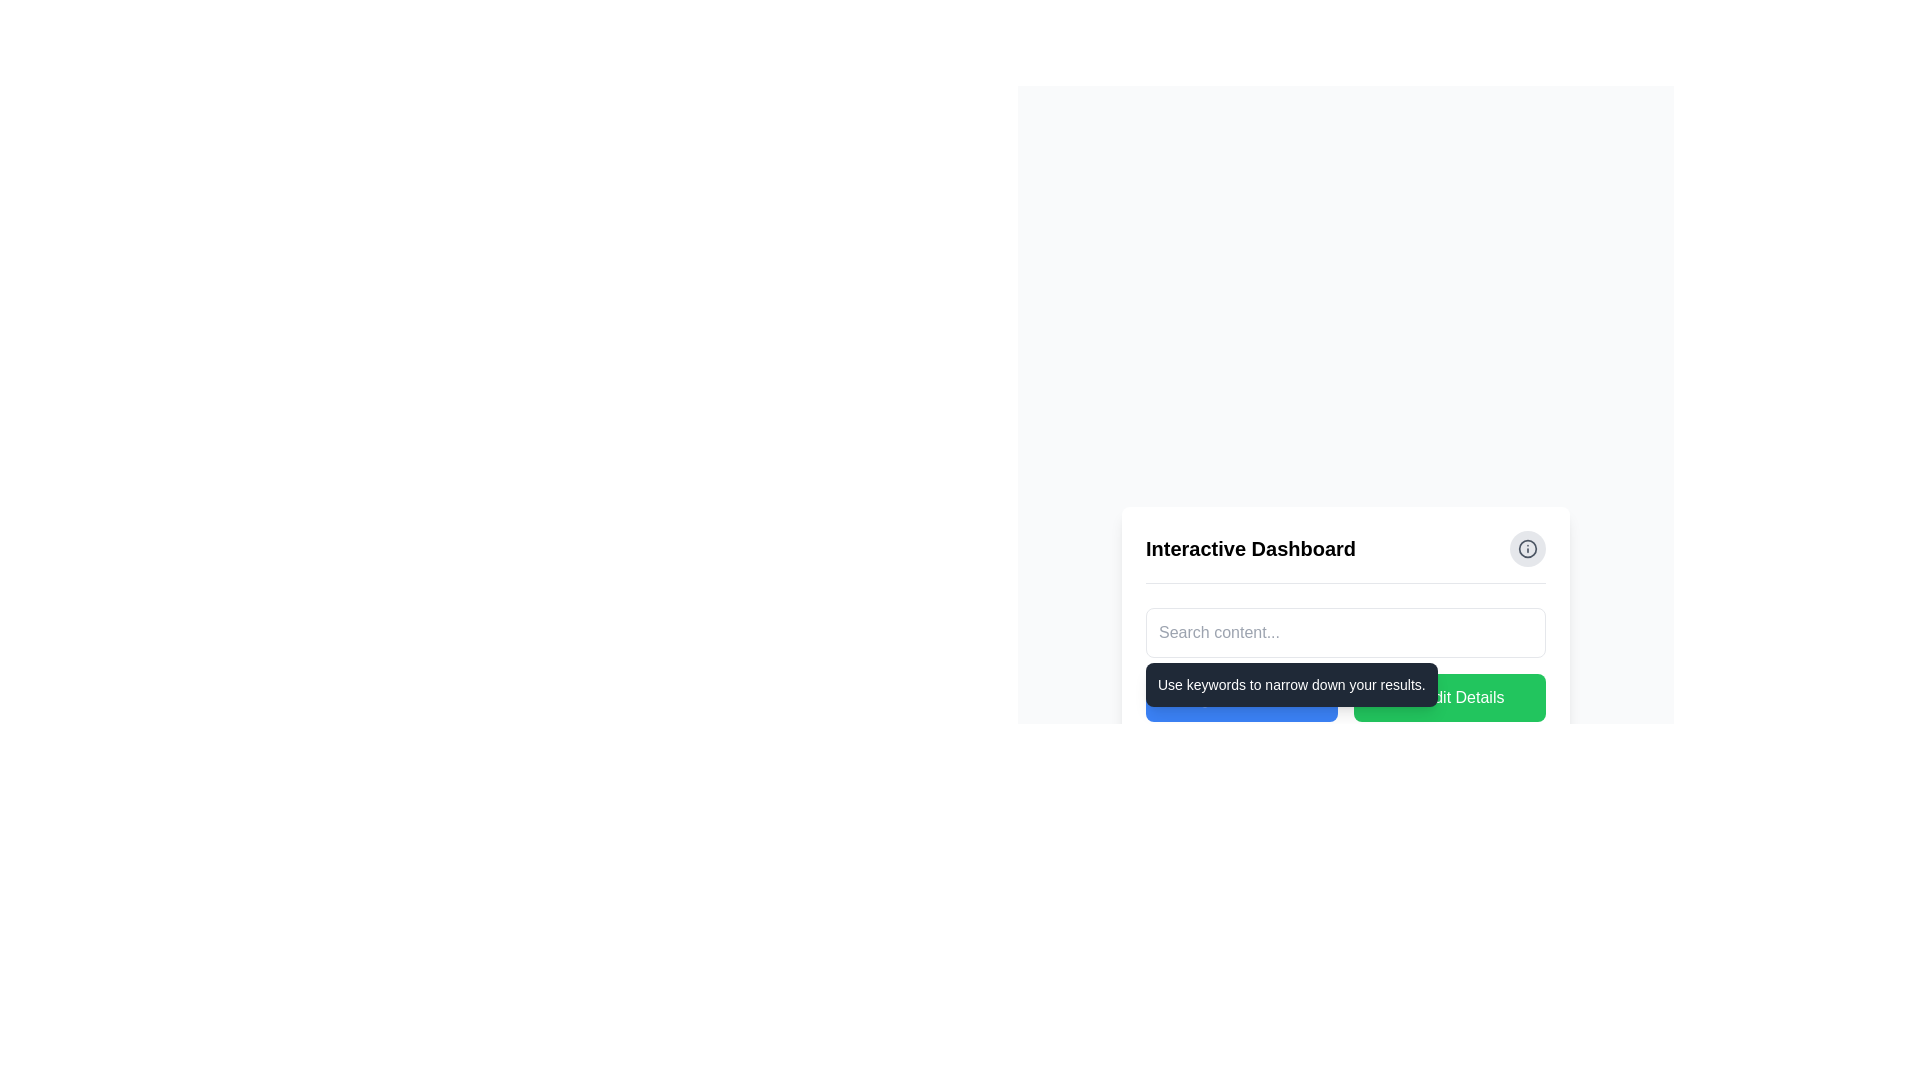 The width and height of the screenshot is (1920, 1080). I want to click on the tooltip-style text box containing the message 'Use keywords to narrow down your results.' which is displayed above the 'Add Data' button, so click(1345, 696).